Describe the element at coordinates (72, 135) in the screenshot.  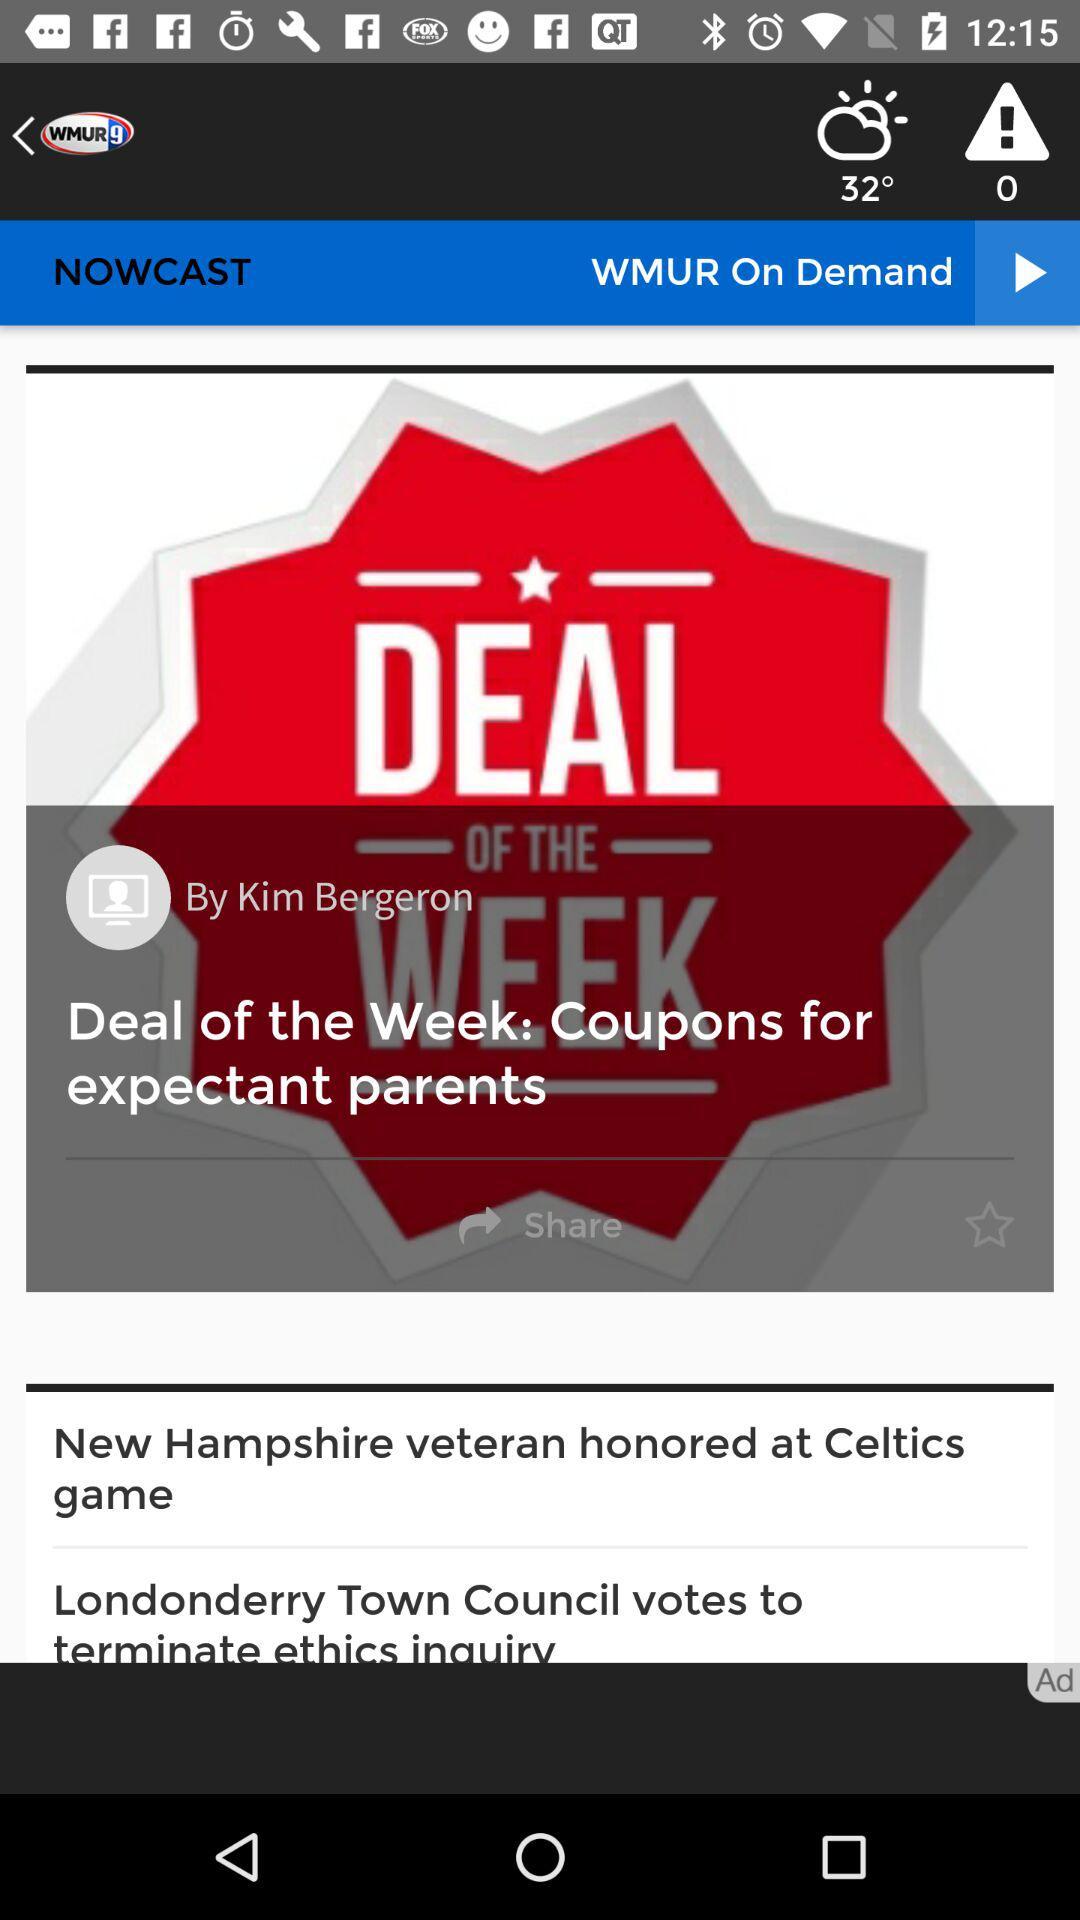
I see `the item above nowcast item` at that location.